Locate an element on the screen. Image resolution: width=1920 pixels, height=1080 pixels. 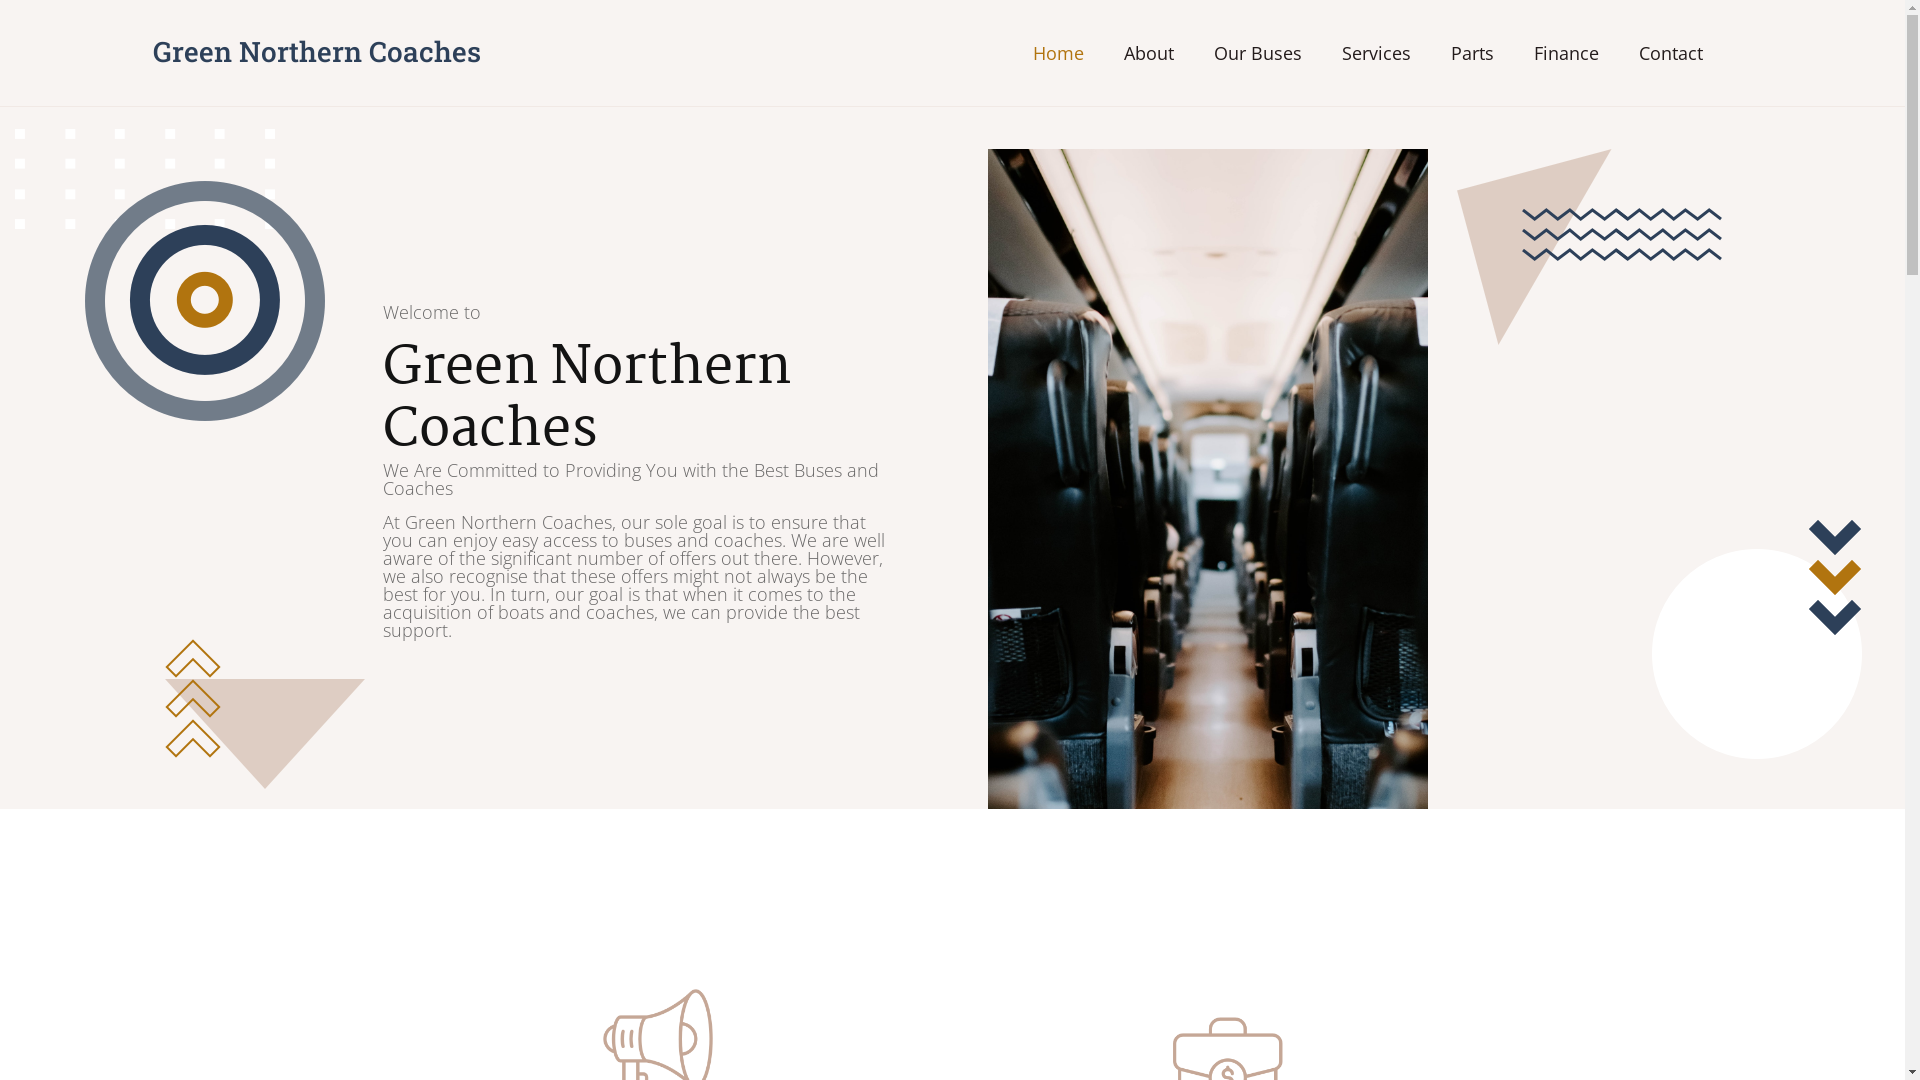
'Parts' is located at coordinates (1471, 52).